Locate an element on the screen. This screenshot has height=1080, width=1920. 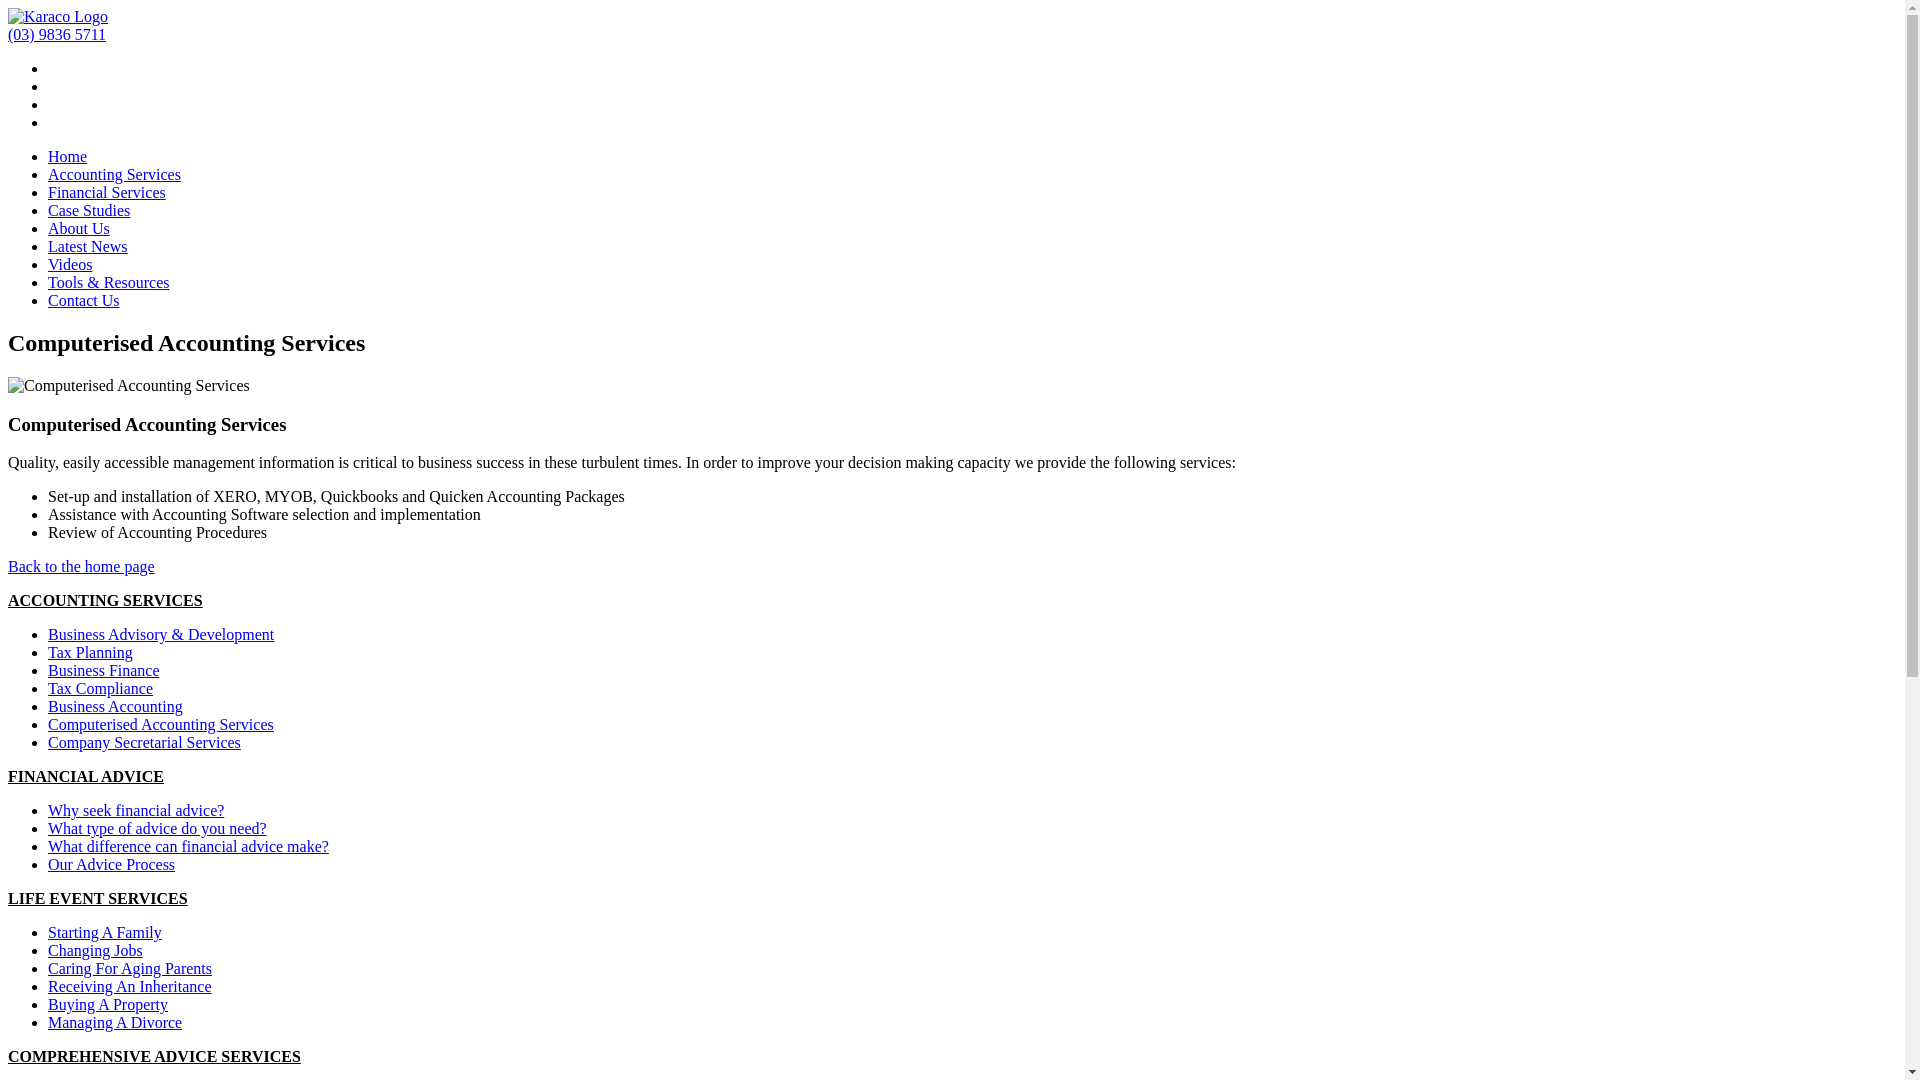
'Case Studies' is located at coordinates (48, 210).